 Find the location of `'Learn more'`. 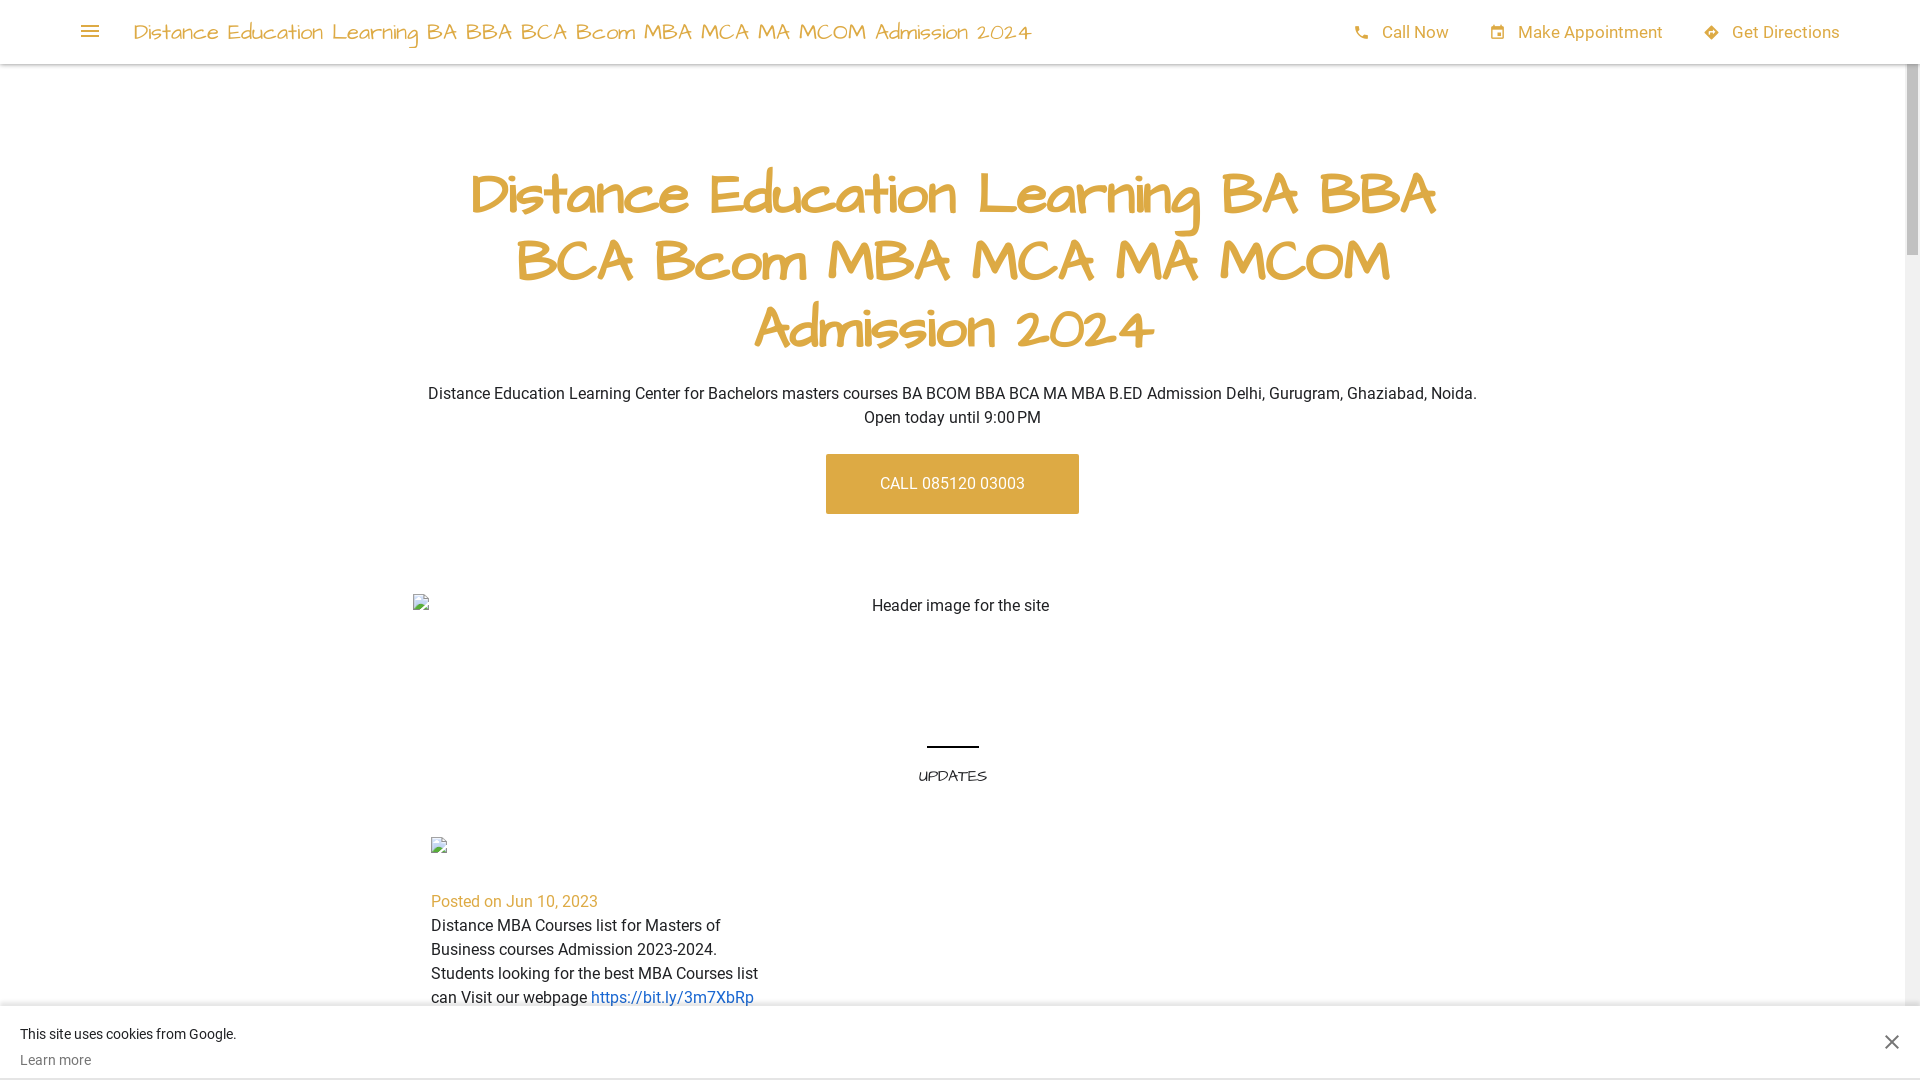

'Learn more' is located at coordinates (127, 1059).